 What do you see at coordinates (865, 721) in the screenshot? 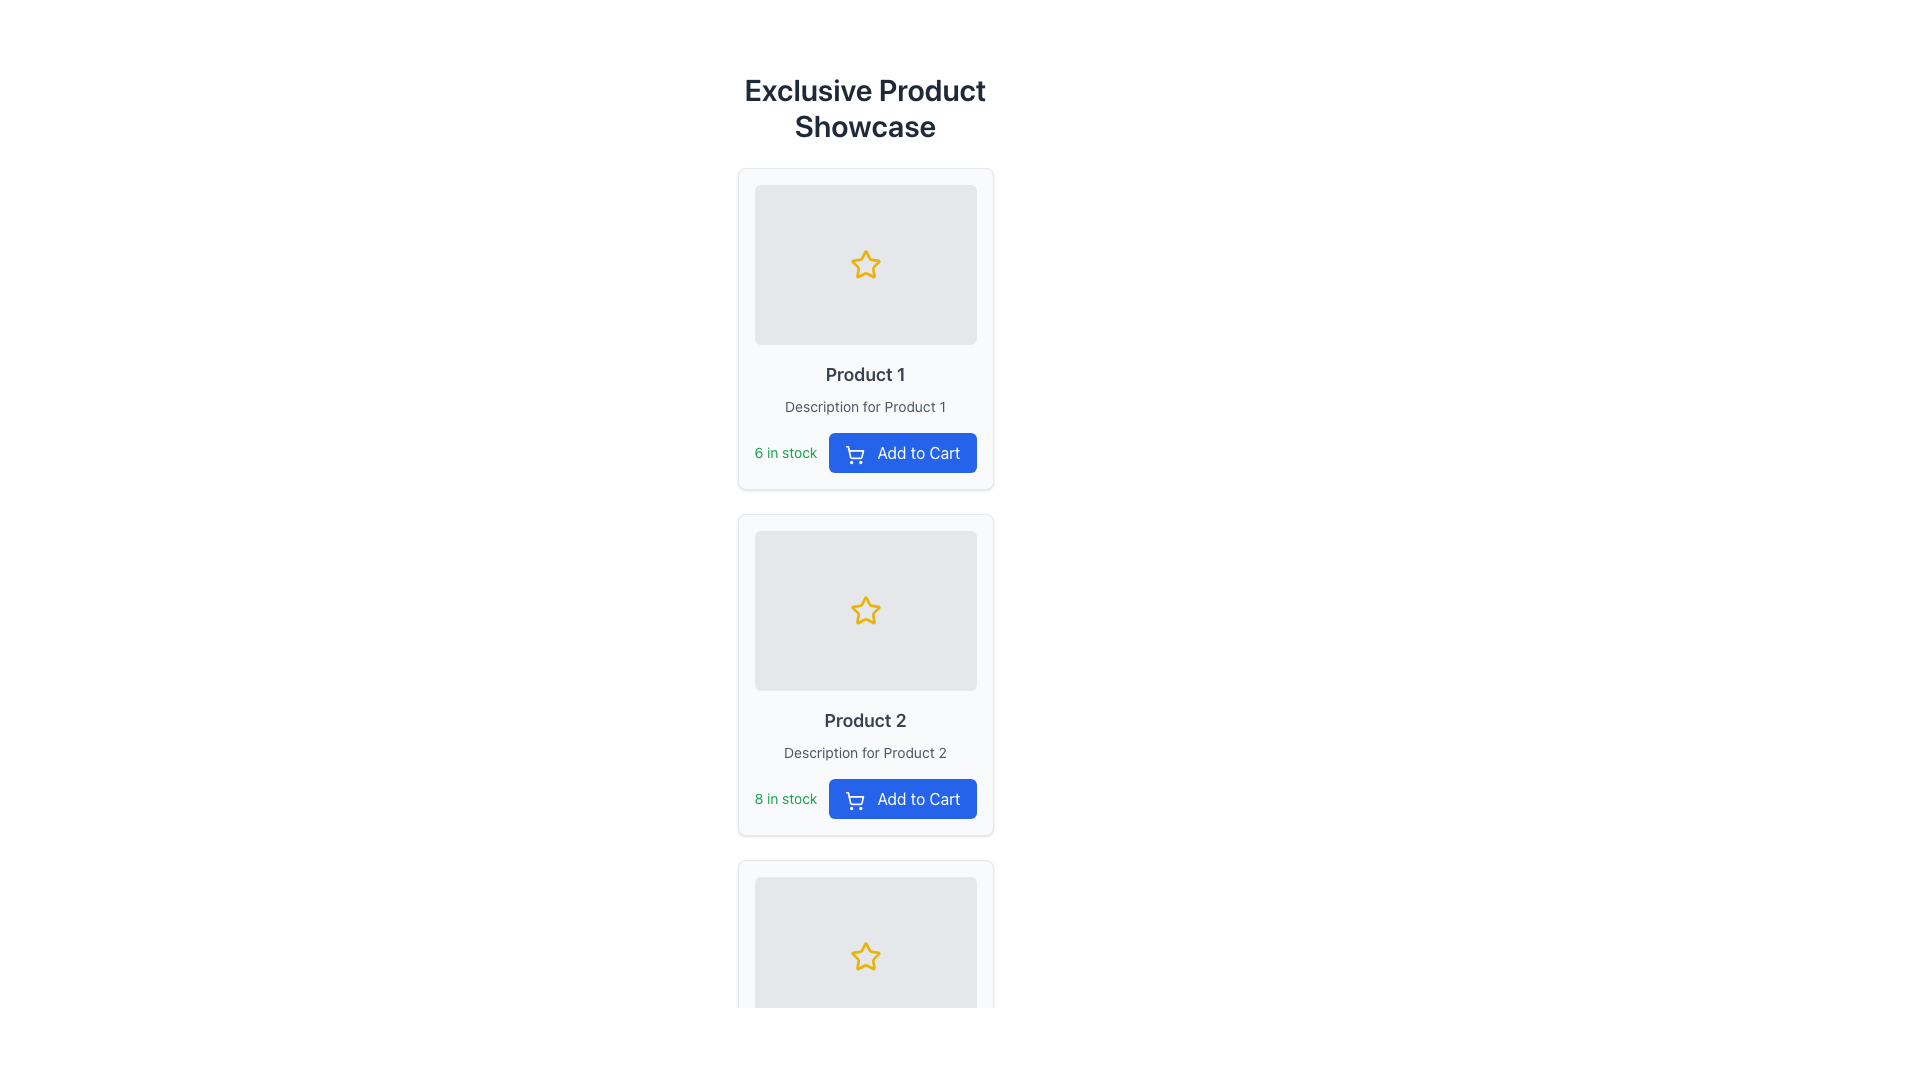
I see `the static text label displaying 'Product 2', which is located in the second product card beneath a yellow star icon` at bounding box center [865, 721].